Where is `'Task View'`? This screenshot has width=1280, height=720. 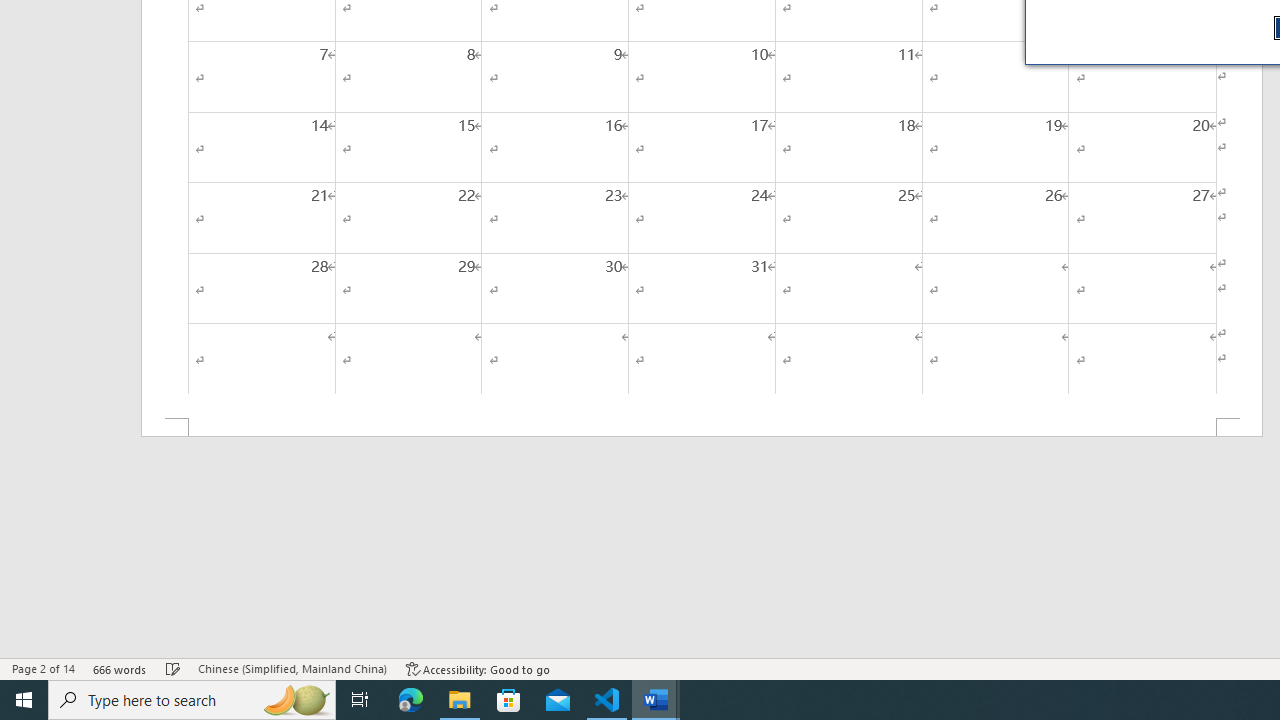 'Task View' is located at coordinates (359, 698).